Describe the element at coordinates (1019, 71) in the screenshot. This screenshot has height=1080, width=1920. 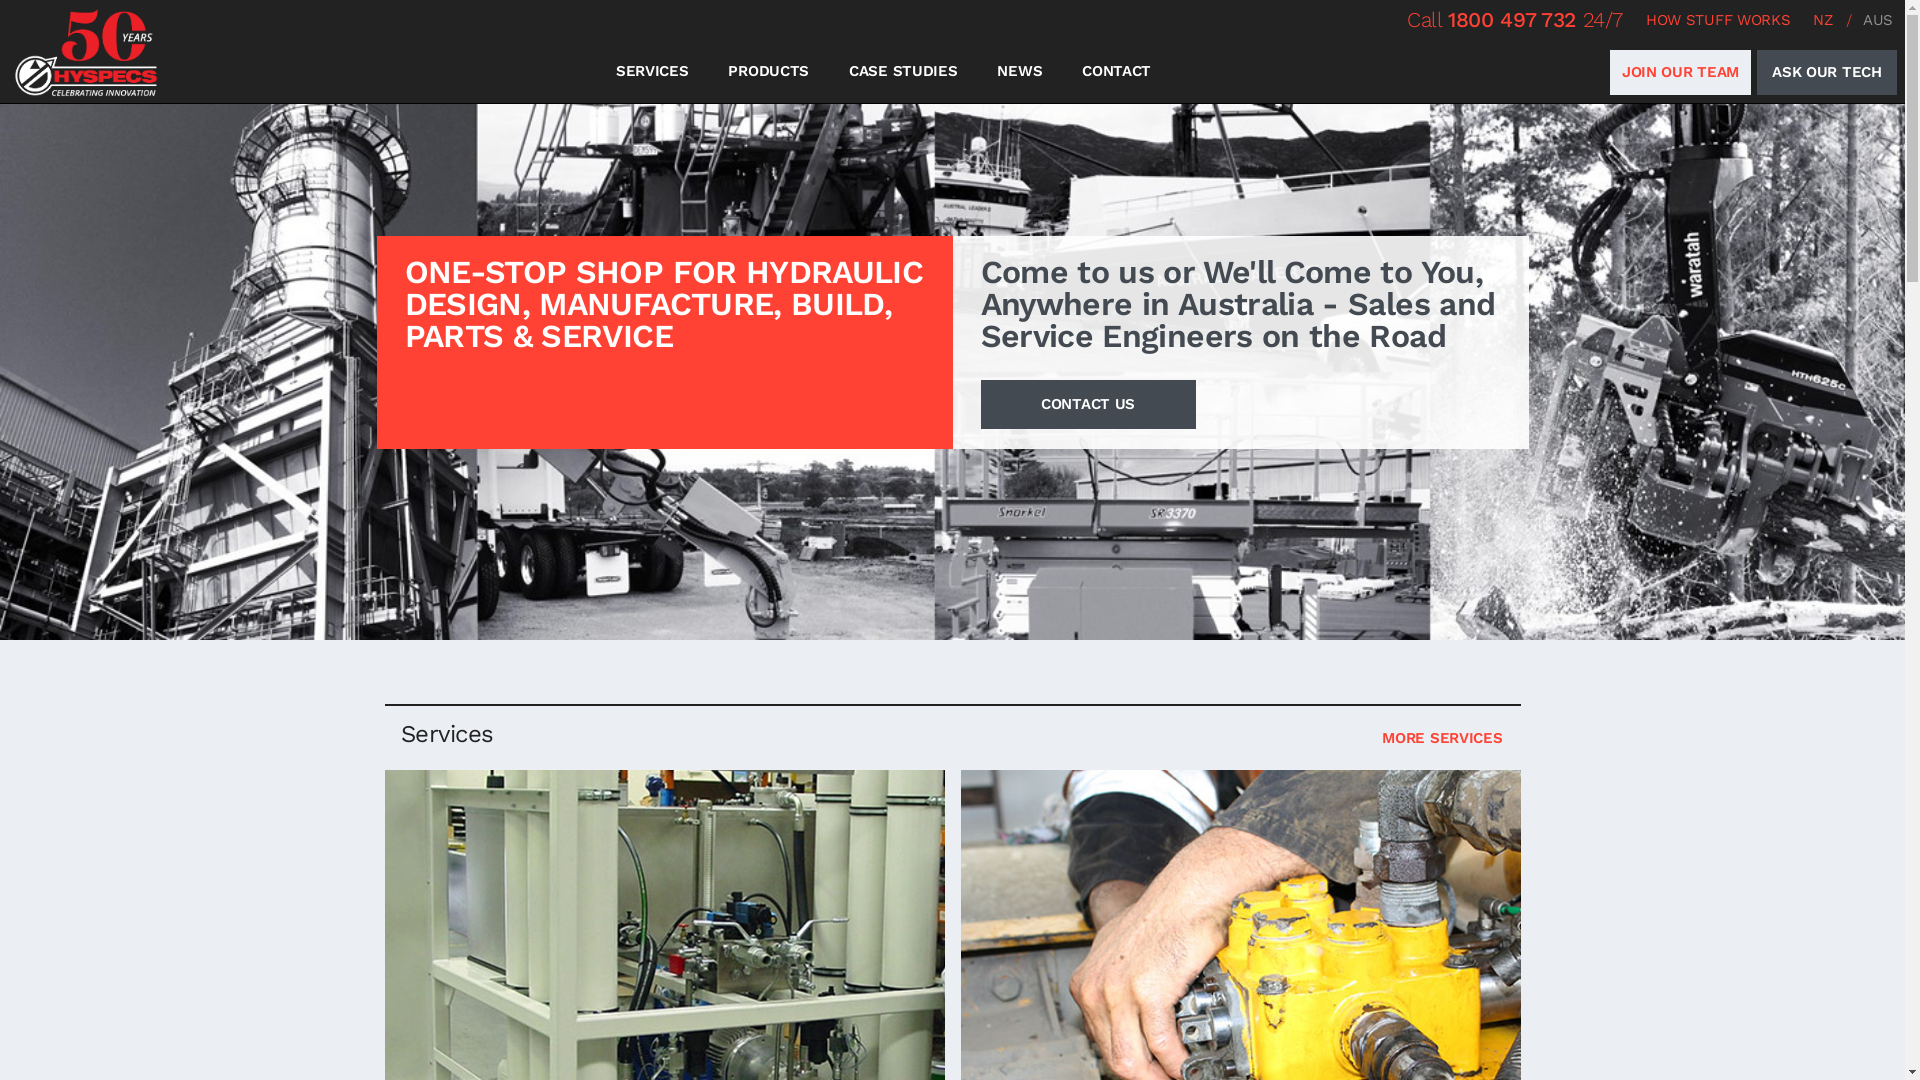
I see `'NEWS'` at that location.